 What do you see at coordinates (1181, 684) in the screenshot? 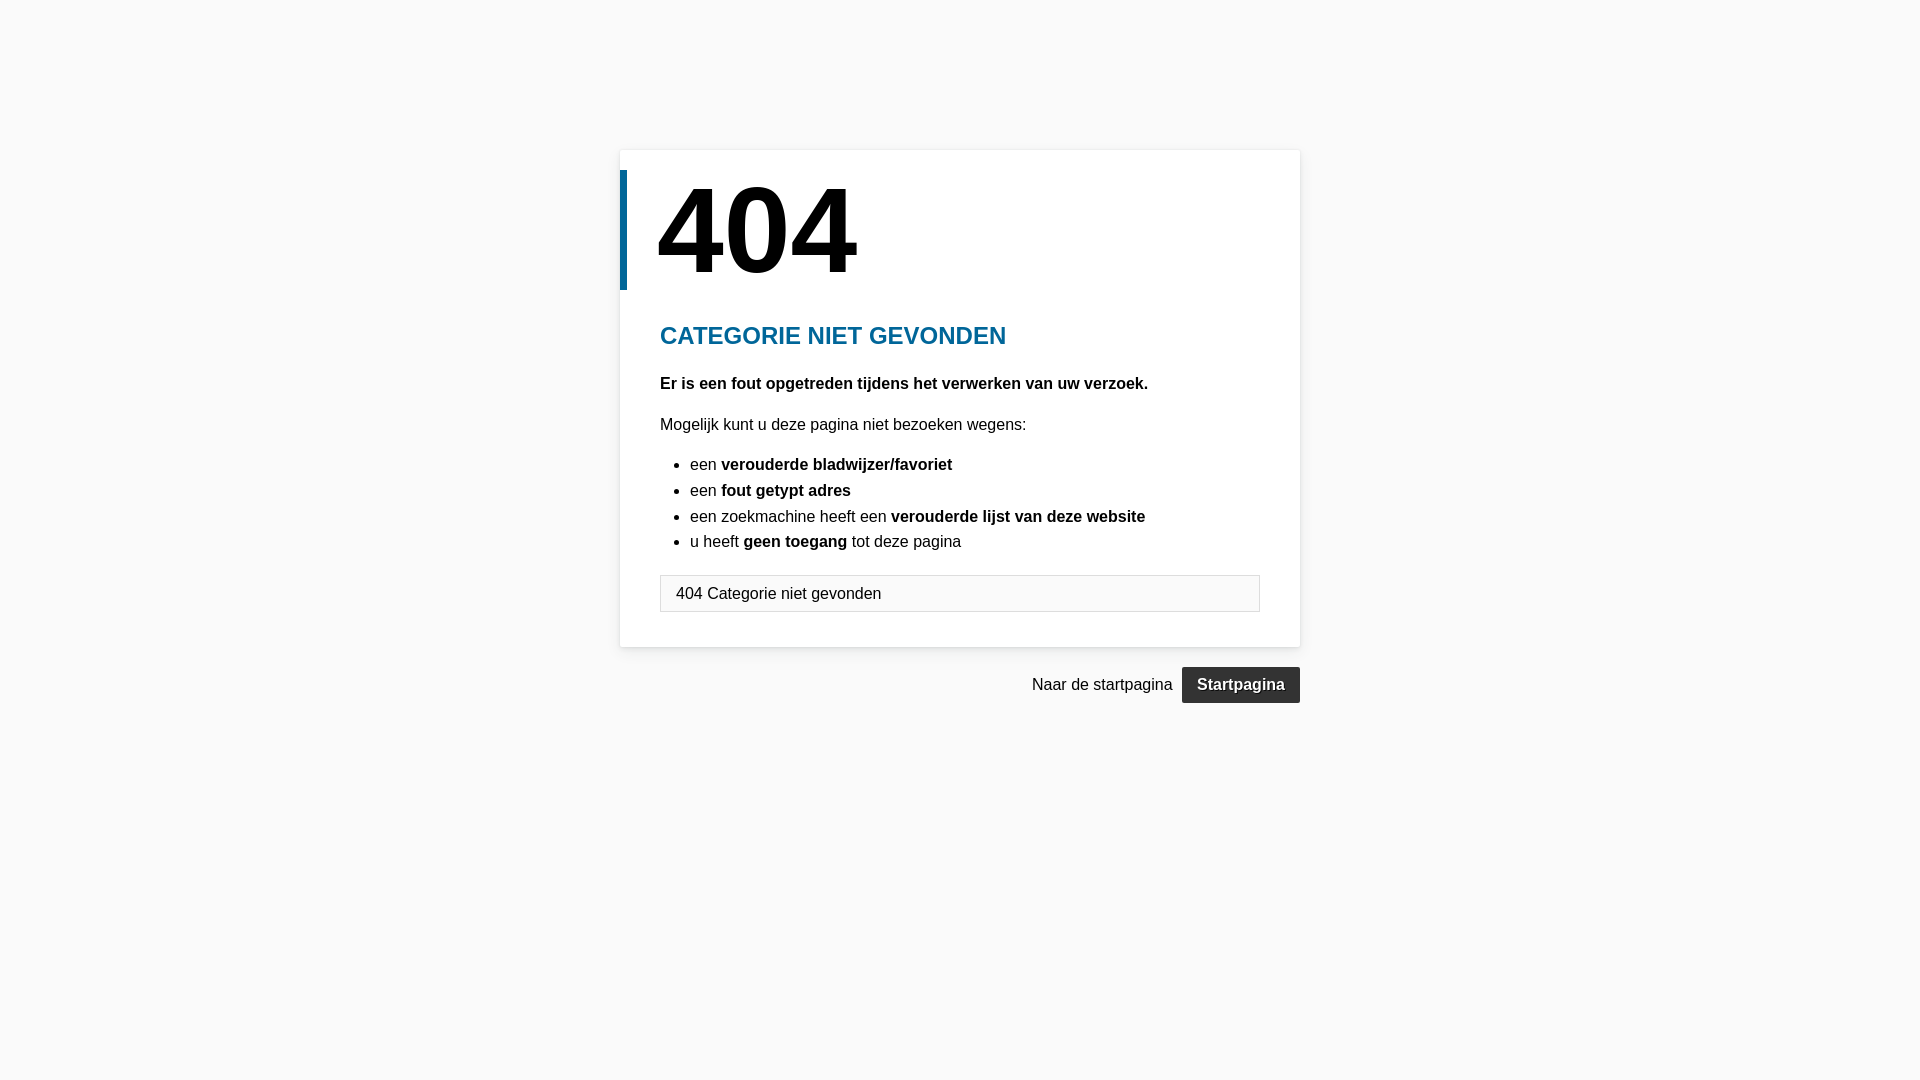
I see `'Startpagina'` at bounding box center [1181, 684].